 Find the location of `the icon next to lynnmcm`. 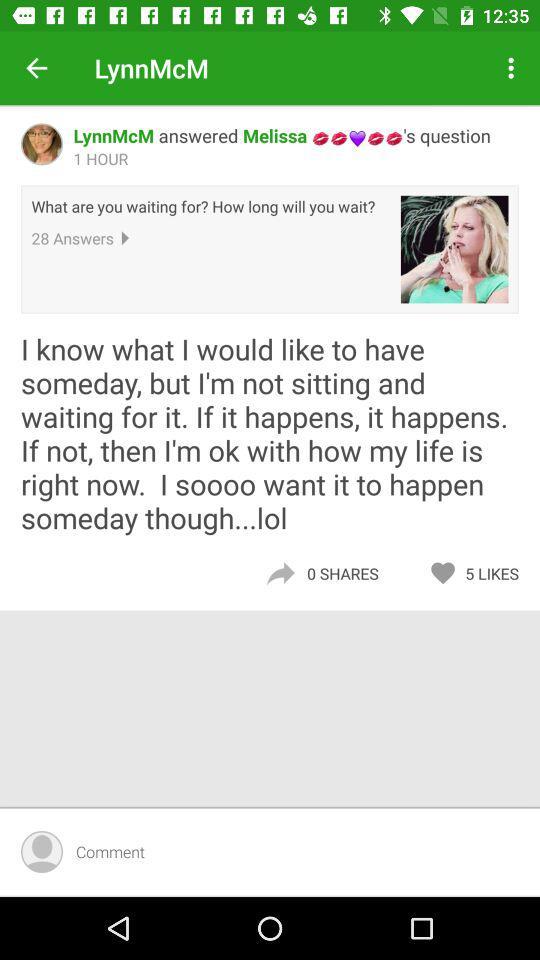

the icon next to lynnmcm is located at coordinates (36, 68).